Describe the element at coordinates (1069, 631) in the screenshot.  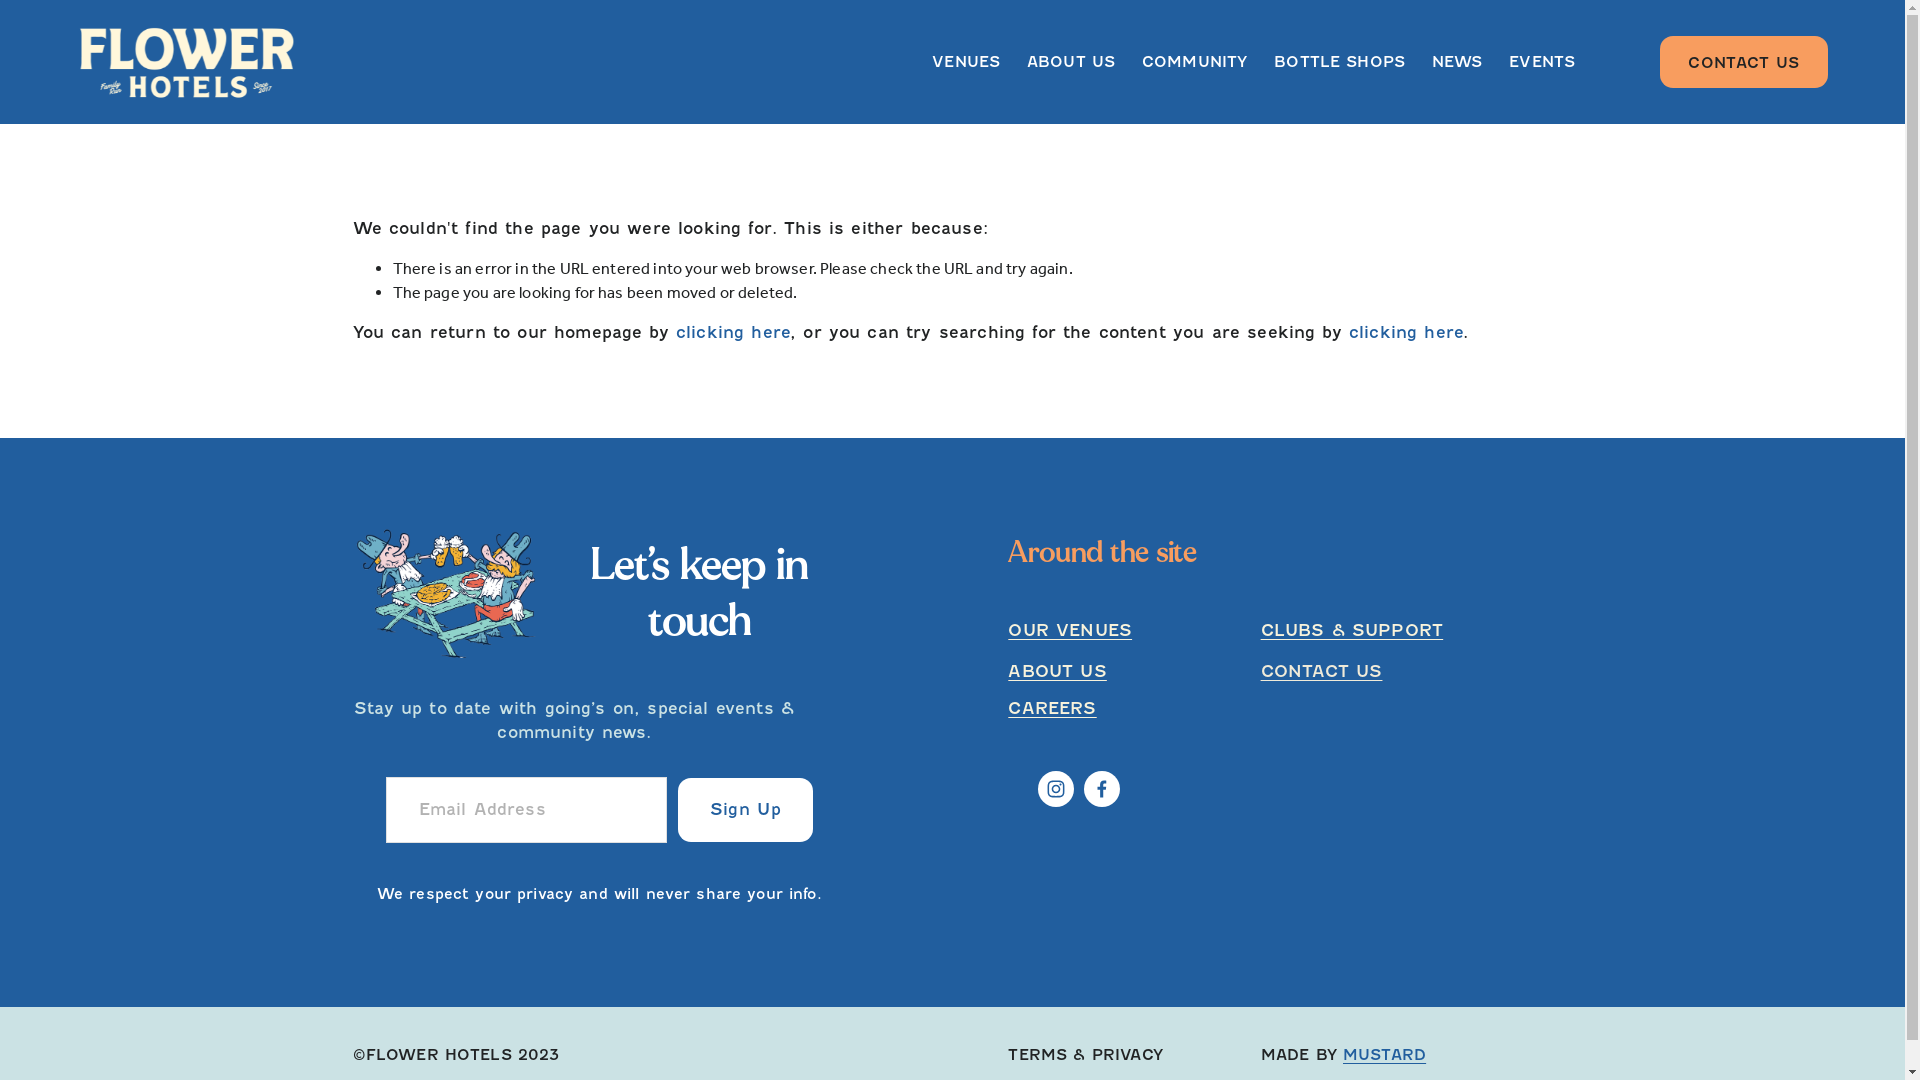
I see `'OUR VENUES'` at that location.